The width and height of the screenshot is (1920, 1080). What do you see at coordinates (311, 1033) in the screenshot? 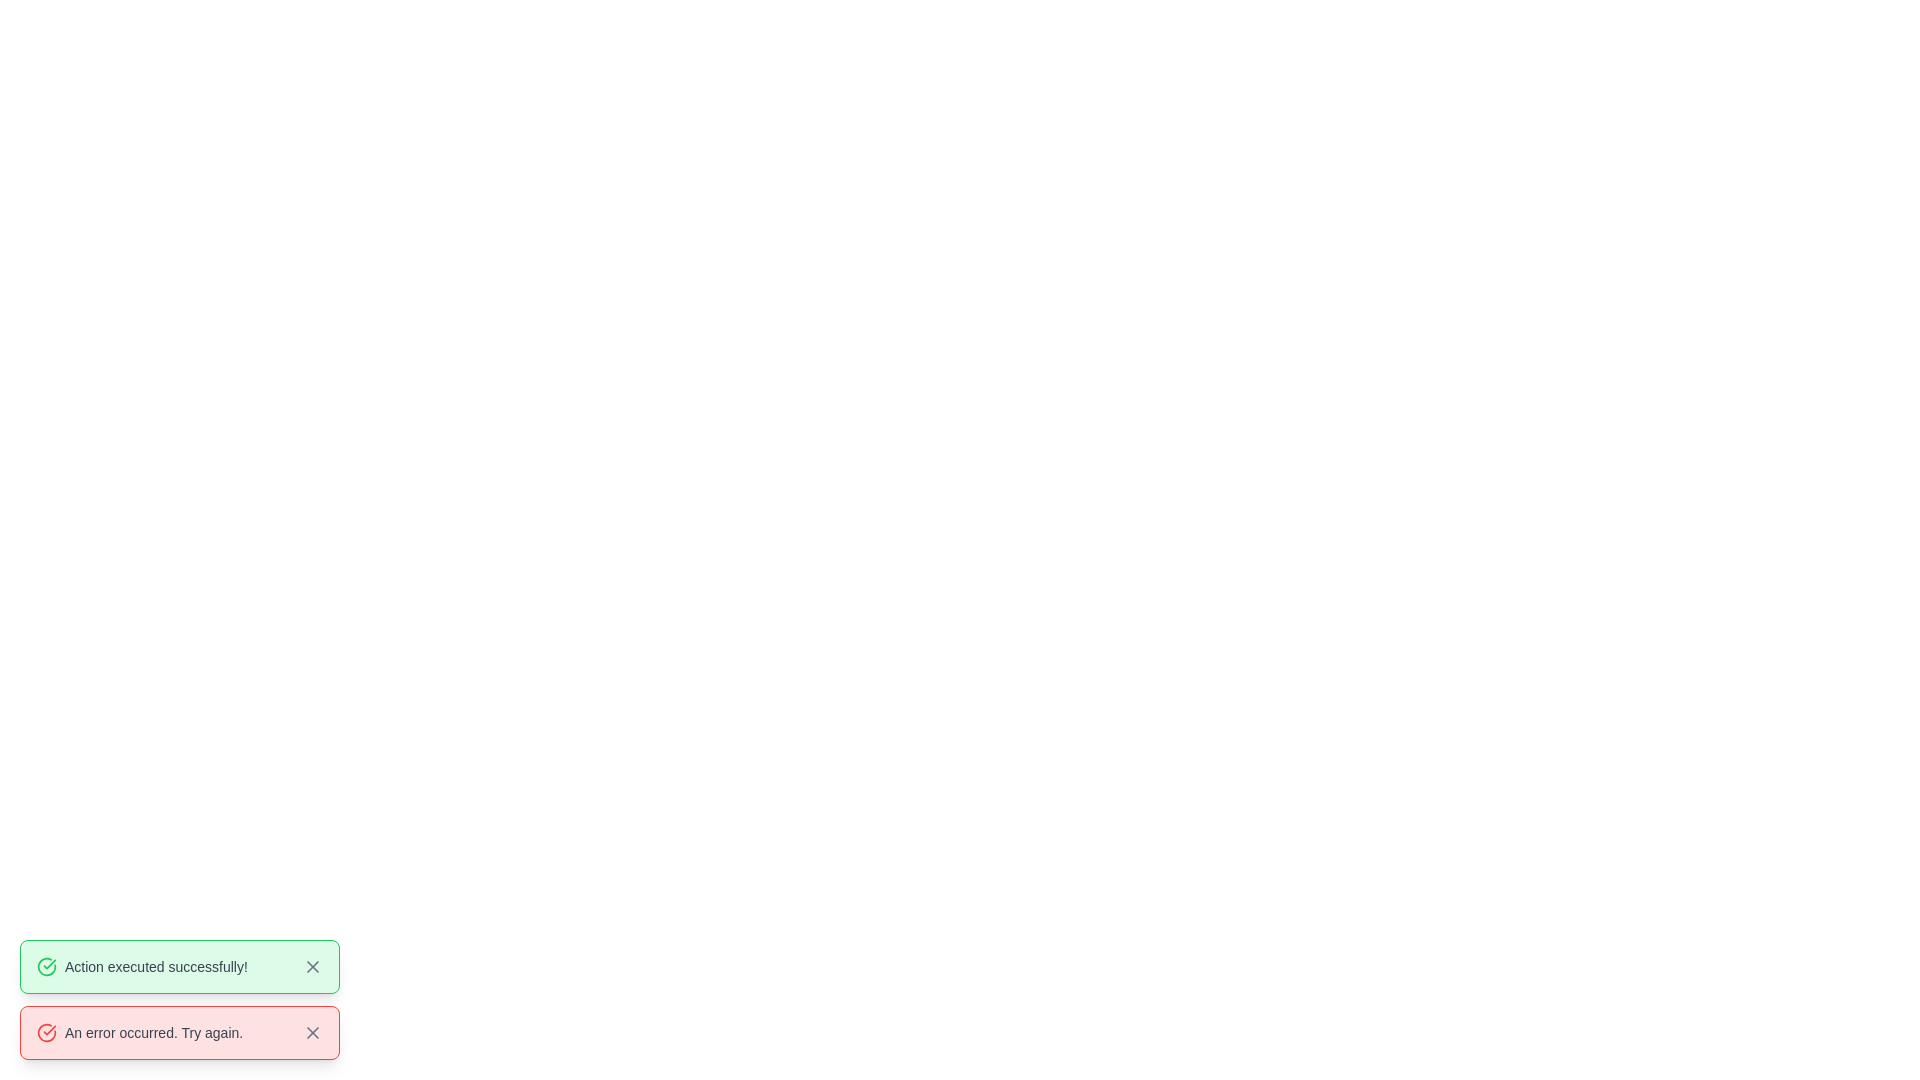
I see `the close ('X') icon located in the top-right corner of the red notification bar that displays the message 'An error occurred. Try again.'` at bounding box center [311, 1033].